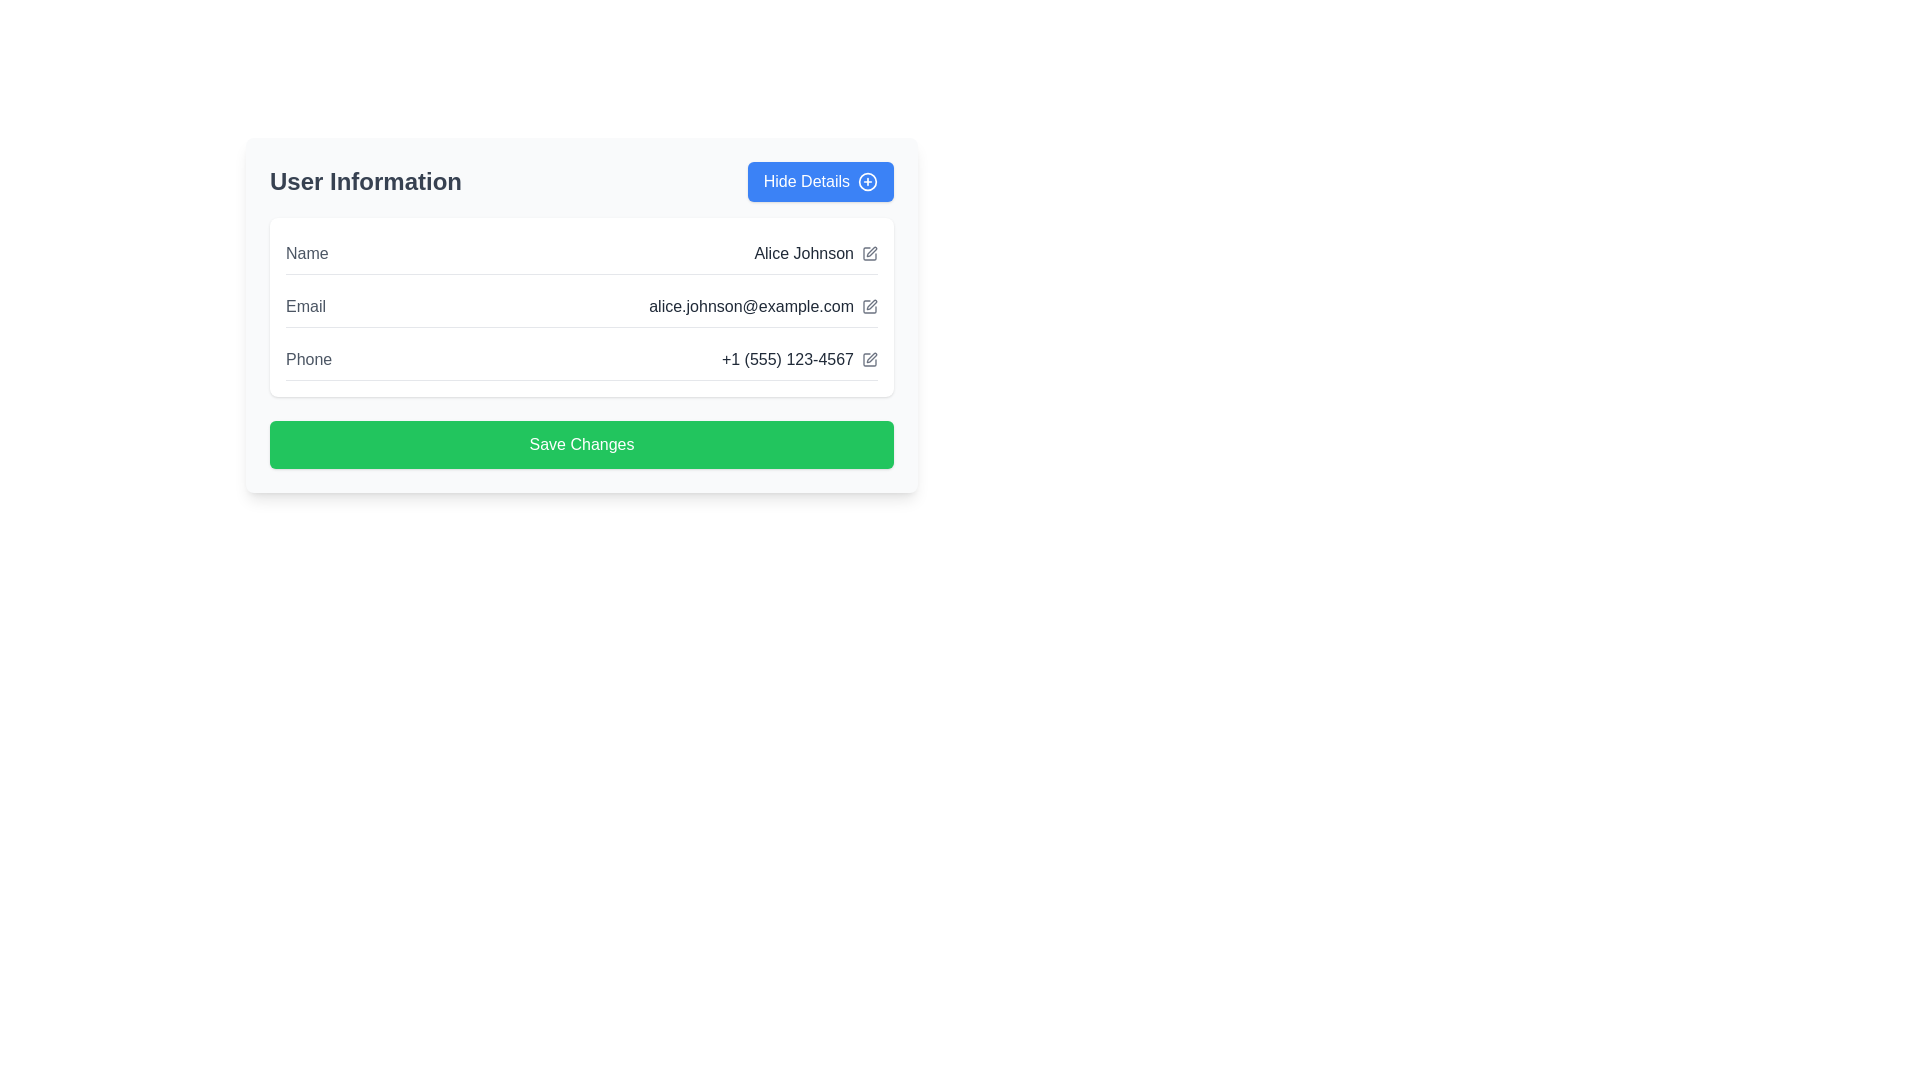  What do you see at coordinates (872, 357) in the screenshot?
I see `the edit icon located in the third row of the user details section next to the phone number` at bounding box center [872, 357].